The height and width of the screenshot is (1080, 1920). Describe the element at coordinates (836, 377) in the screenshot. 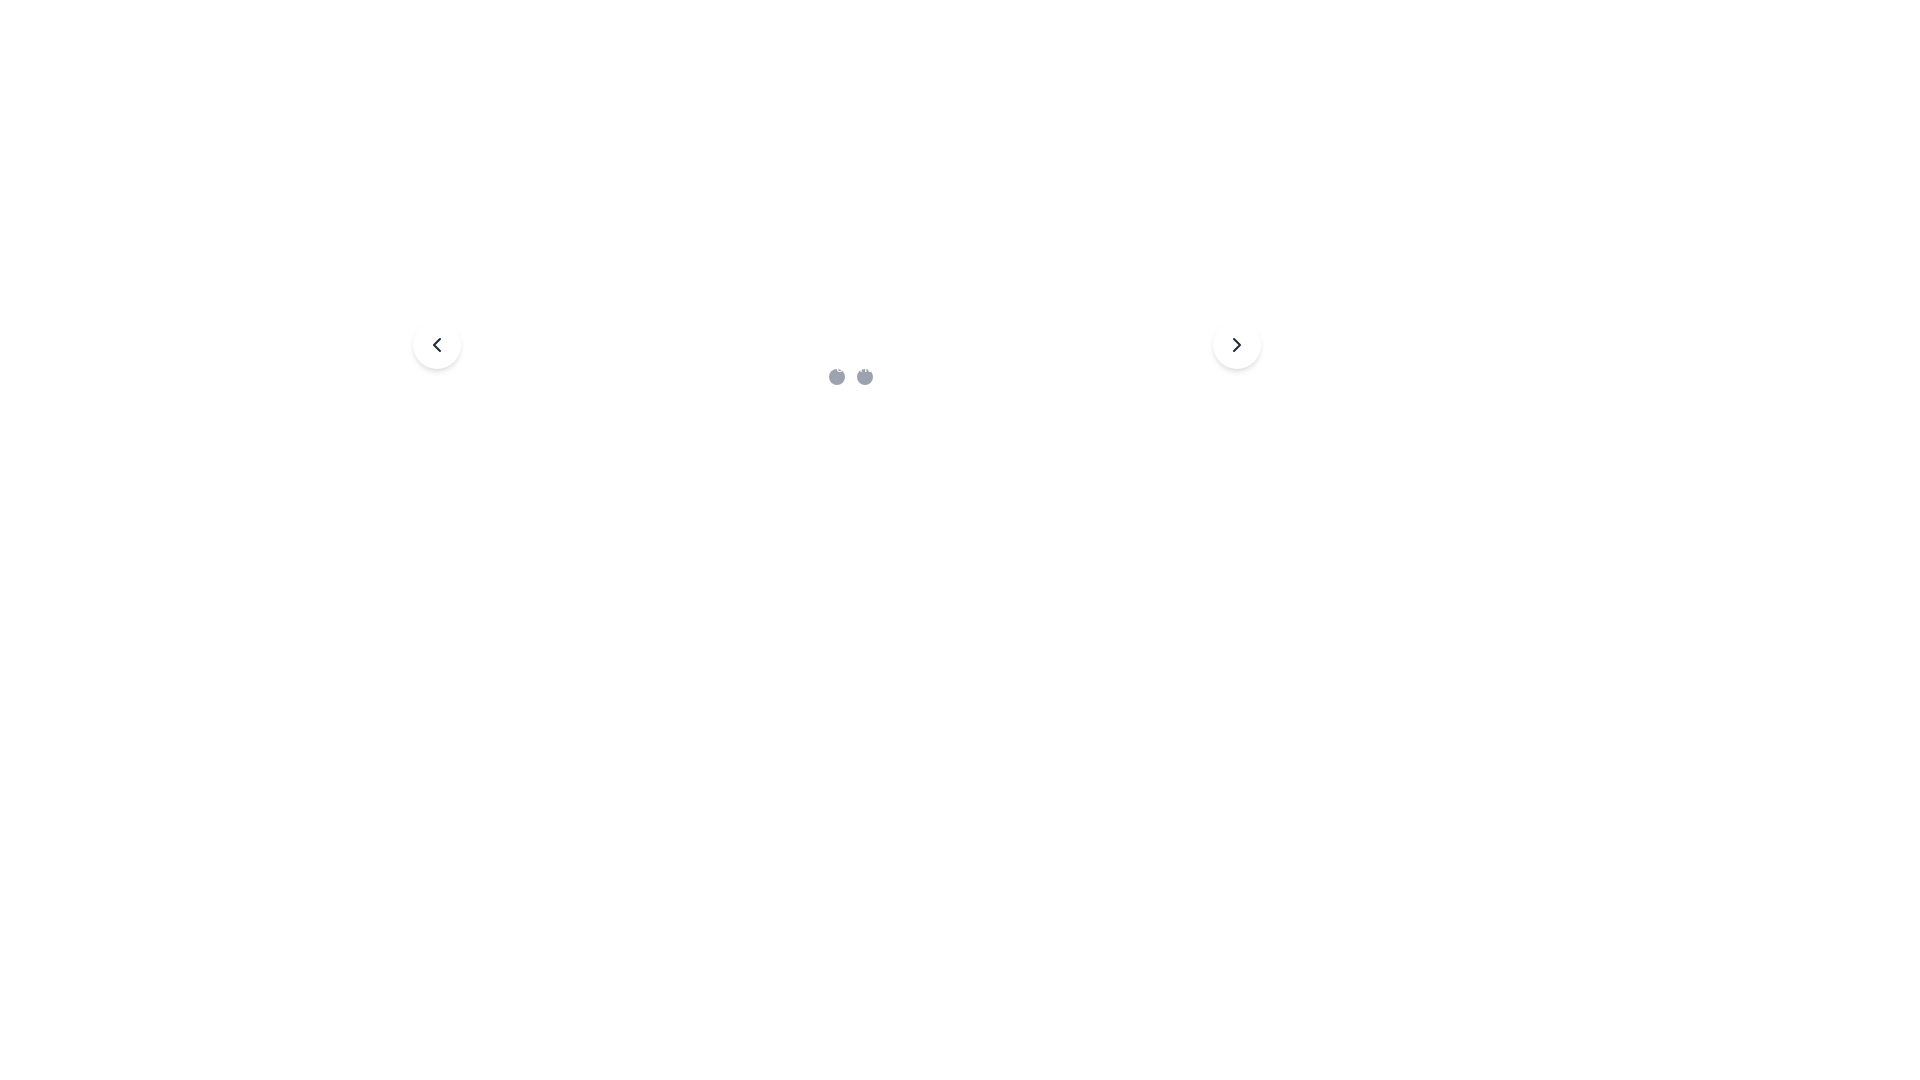

I see `the second circular indicator in the carousel navigation` at that location.